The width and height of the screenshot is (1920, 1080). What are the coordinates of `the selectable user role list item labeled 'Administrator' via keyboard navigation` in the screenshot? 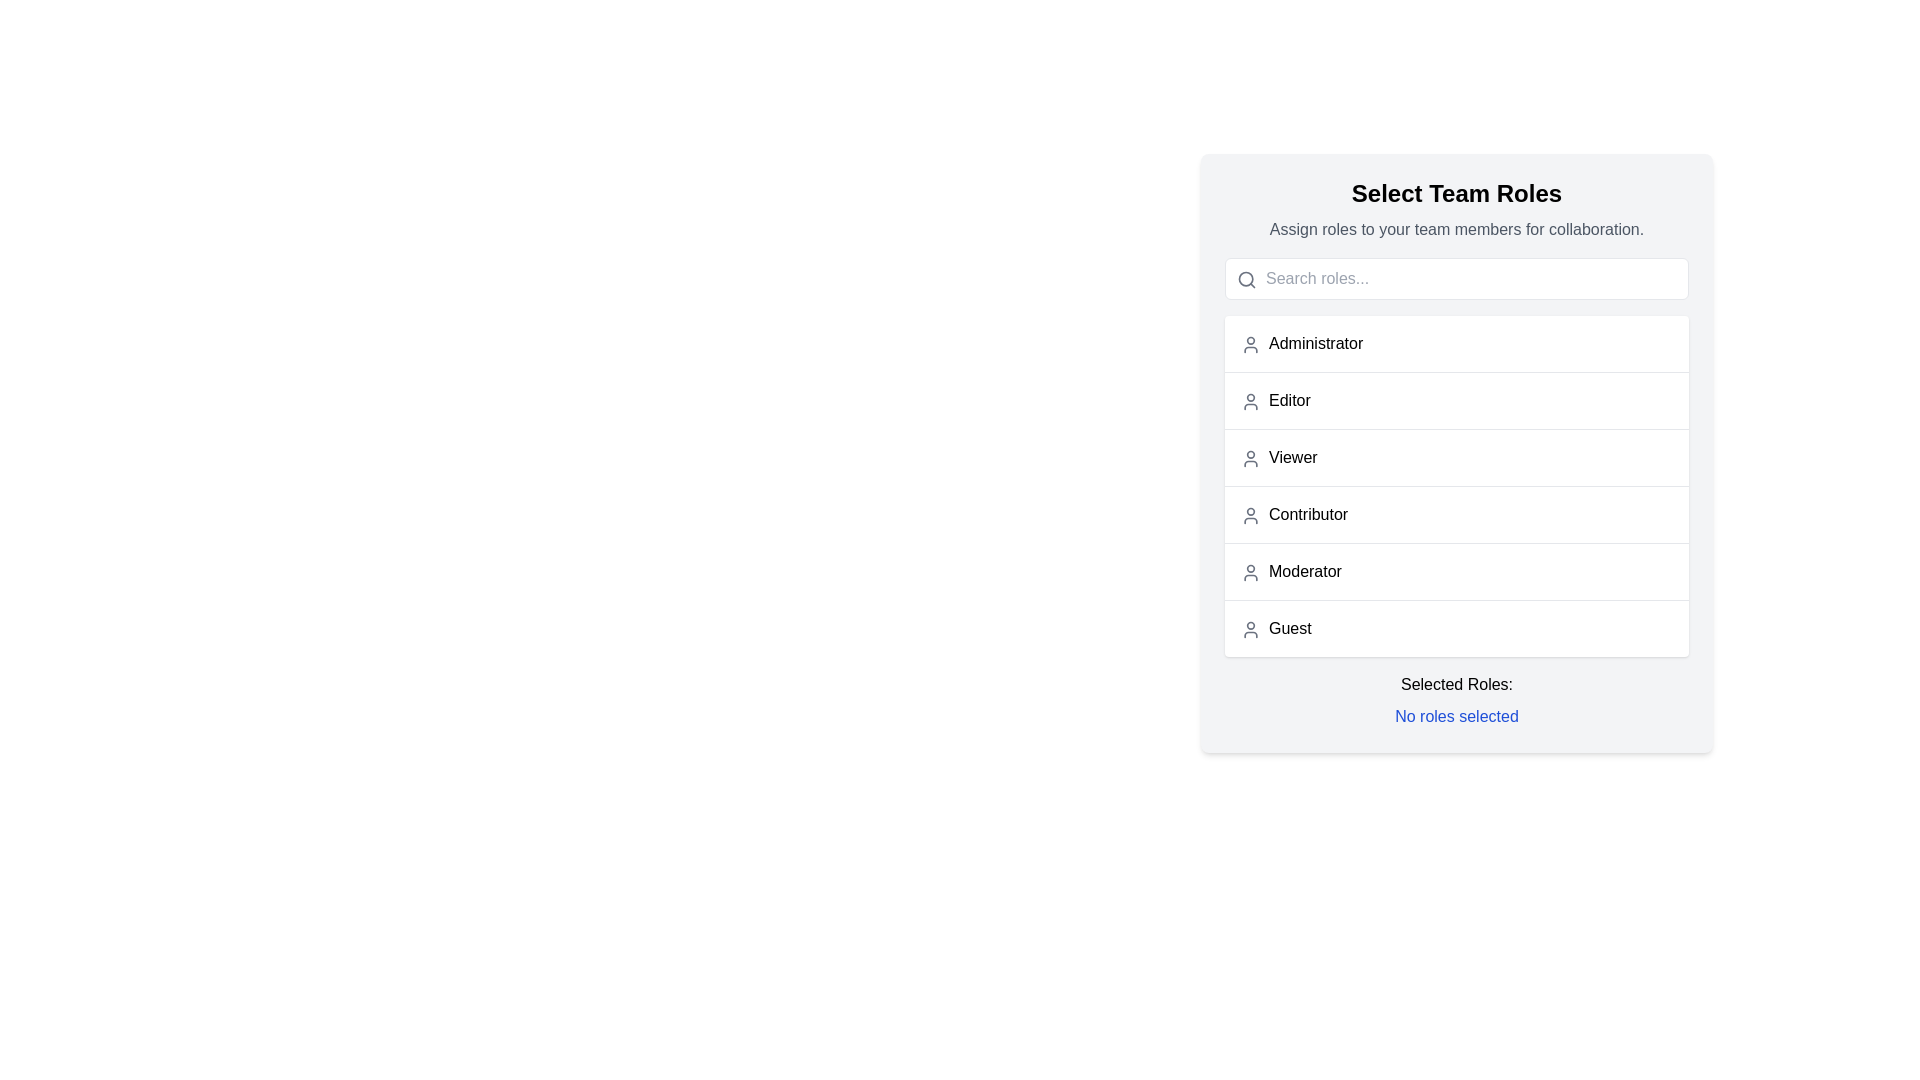 It's located at (1302, 342).